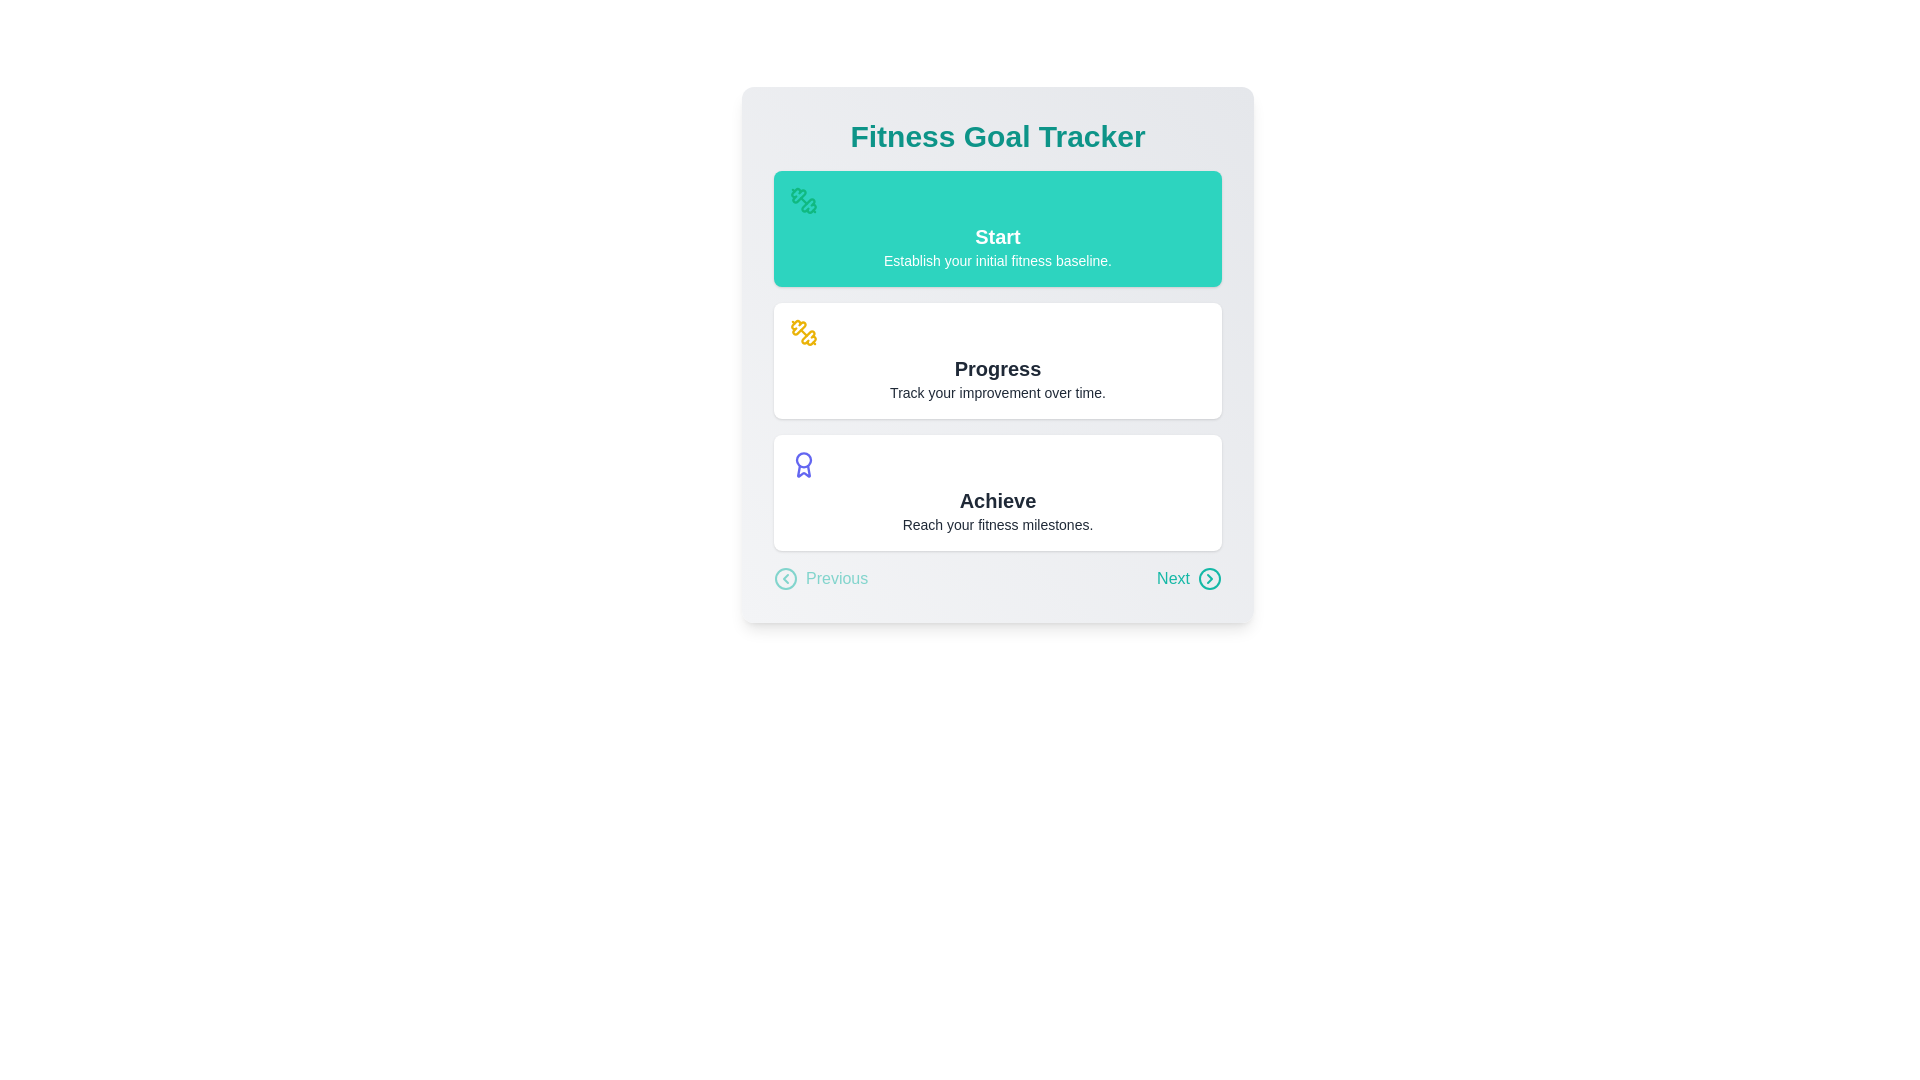  Describe the element at coordinates (998, 493) in the screenshot. I see `the Informational card that displays information about achieving fitness goals, located as the third item in the vertical list below 'Progress'` at that location.